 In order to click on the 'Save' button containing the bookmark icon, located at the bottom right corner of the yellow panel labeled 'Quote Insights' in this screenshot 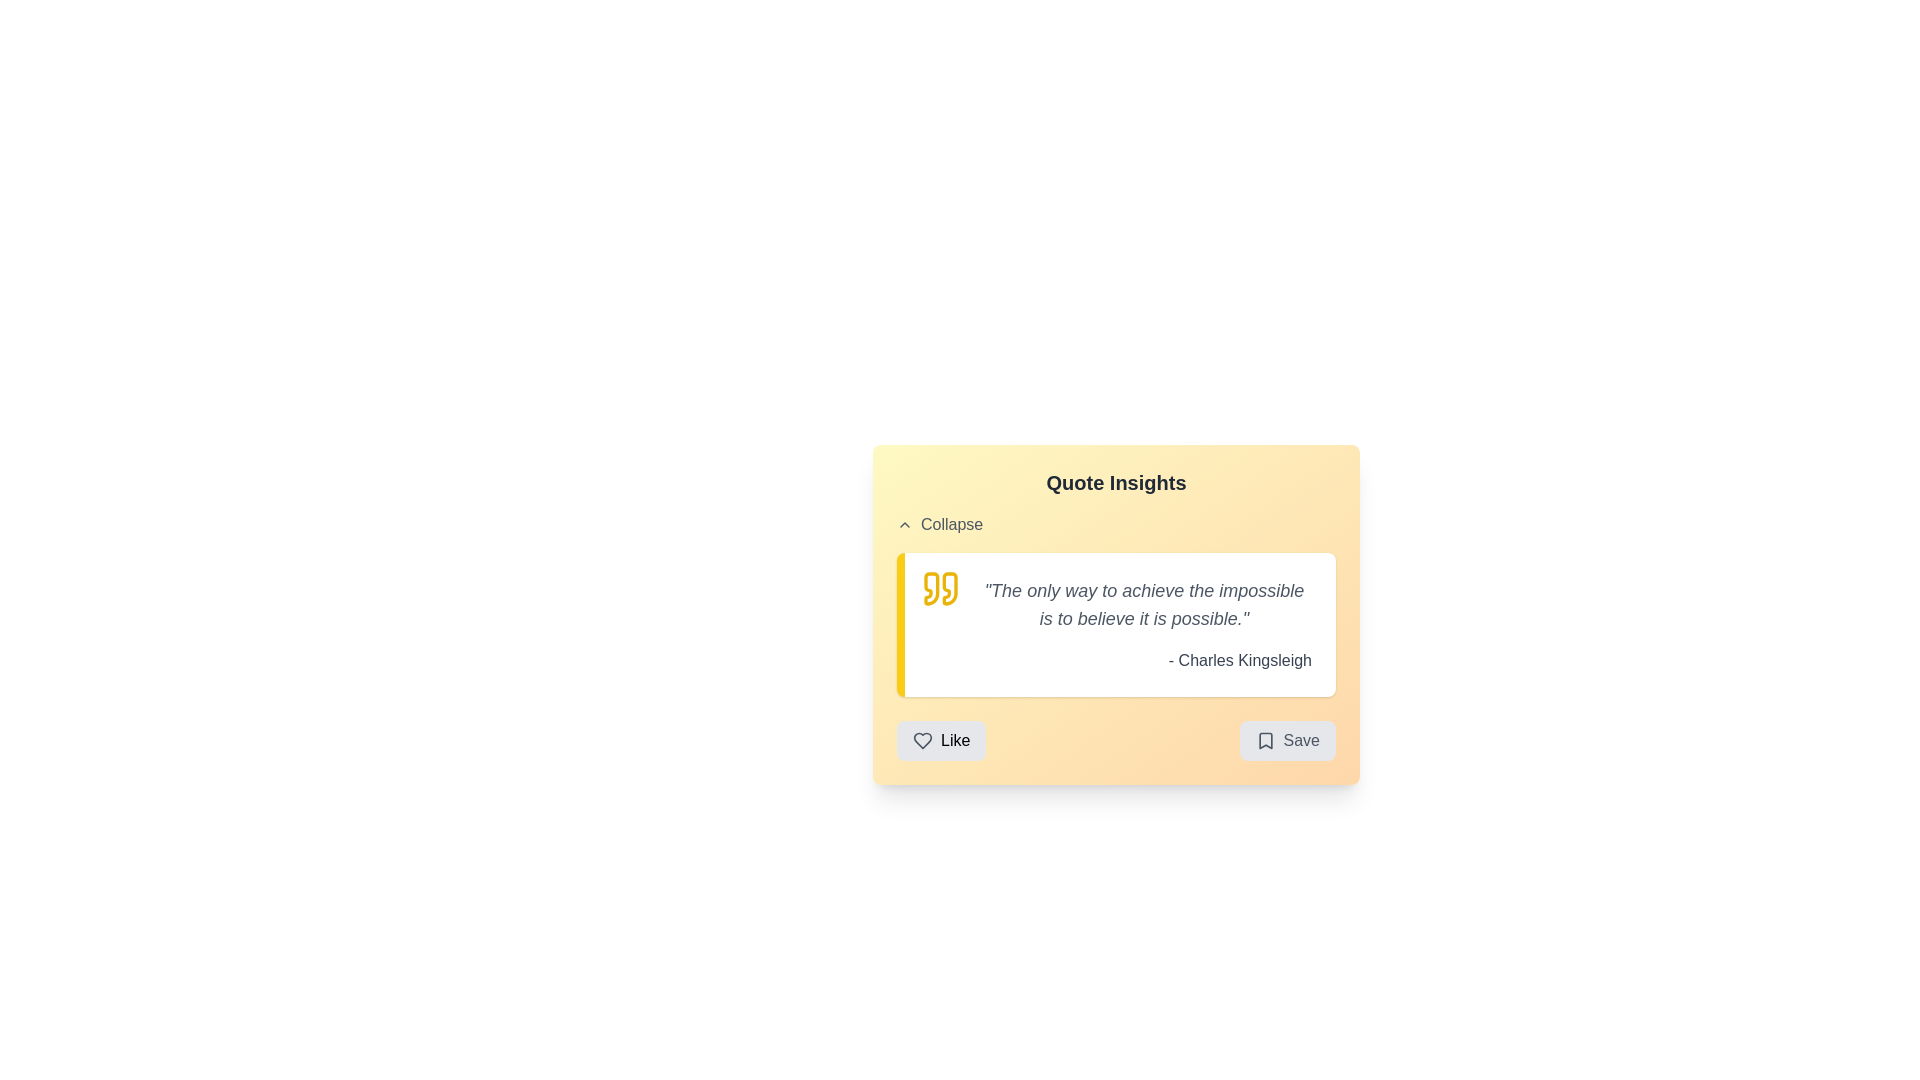, I will do `click(1264, 740)`.